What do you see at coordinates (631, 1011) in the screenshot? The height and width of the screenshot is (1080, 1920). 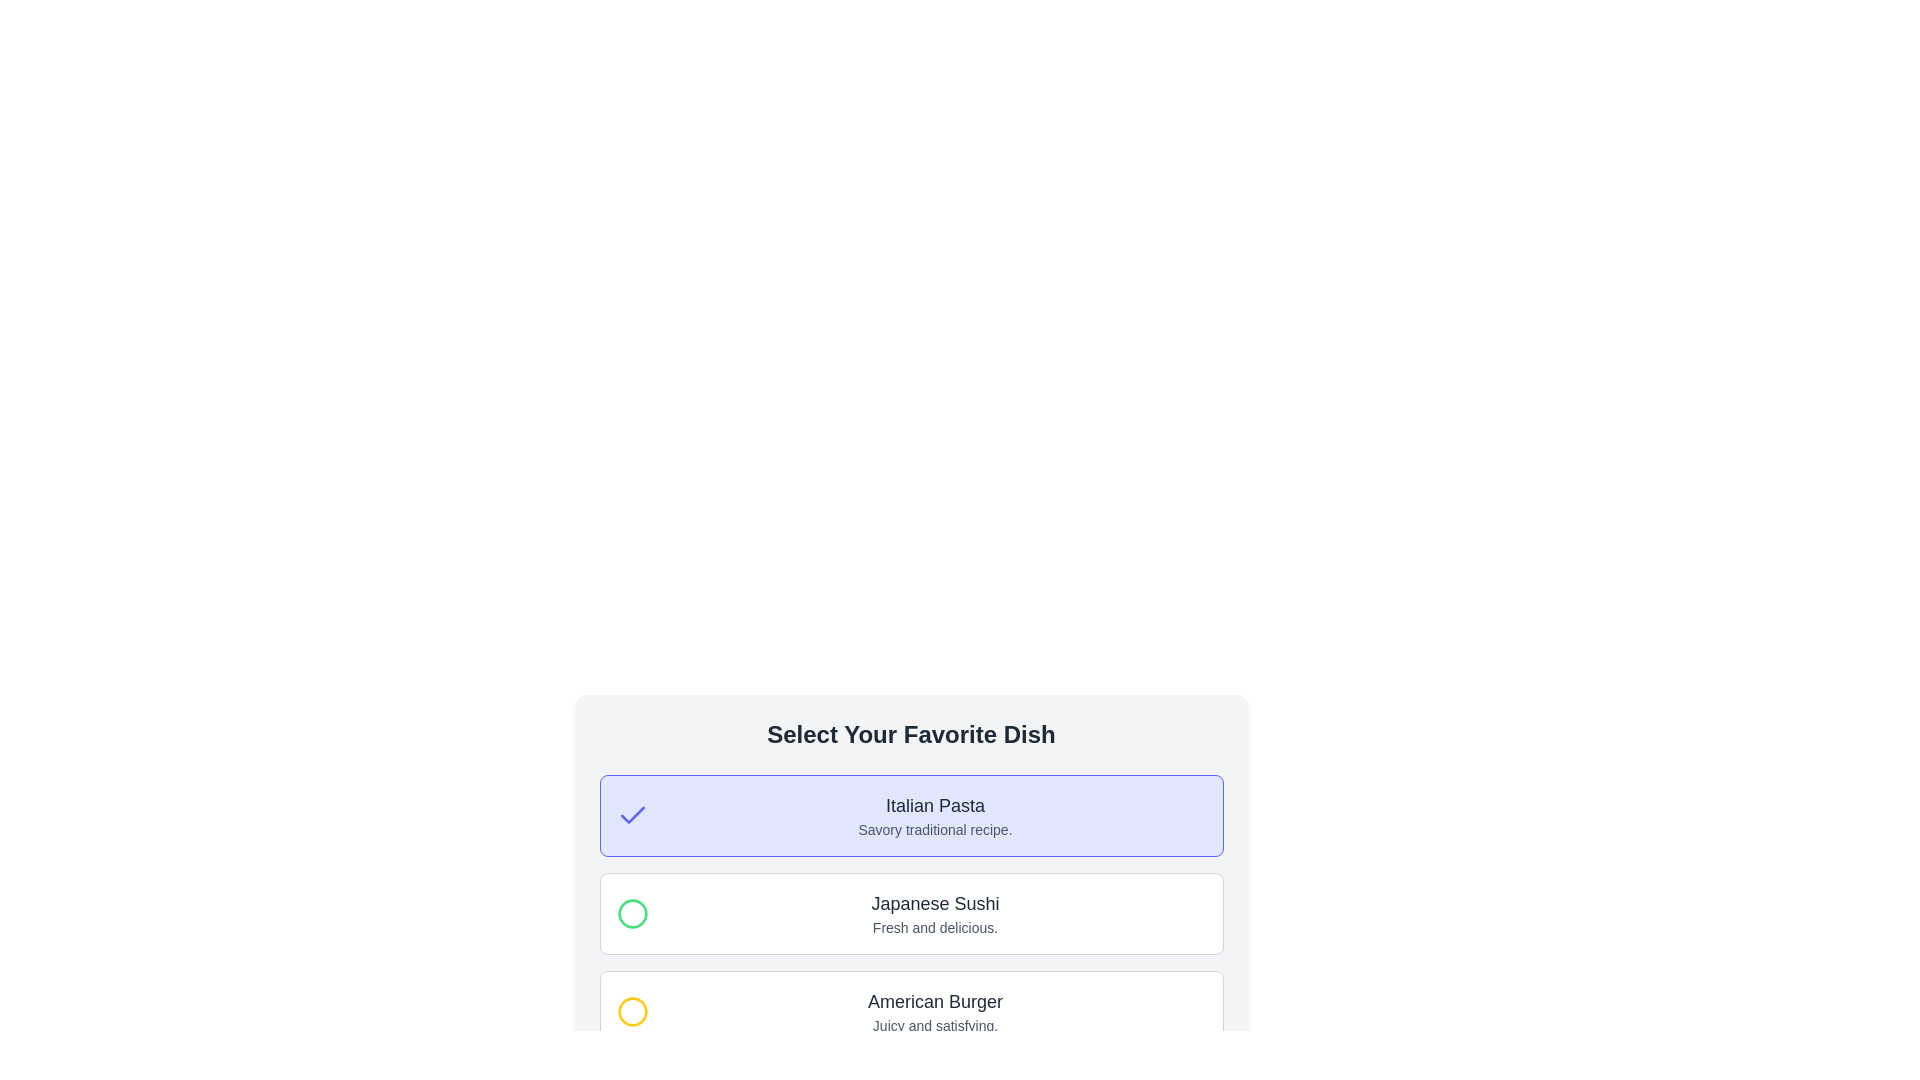 I see `the circular radio button indicator with a yellow stroke, which is positioned to the left of the text 'American Burger', to trigger interaction feedback` at bounding box center [631, 1011].